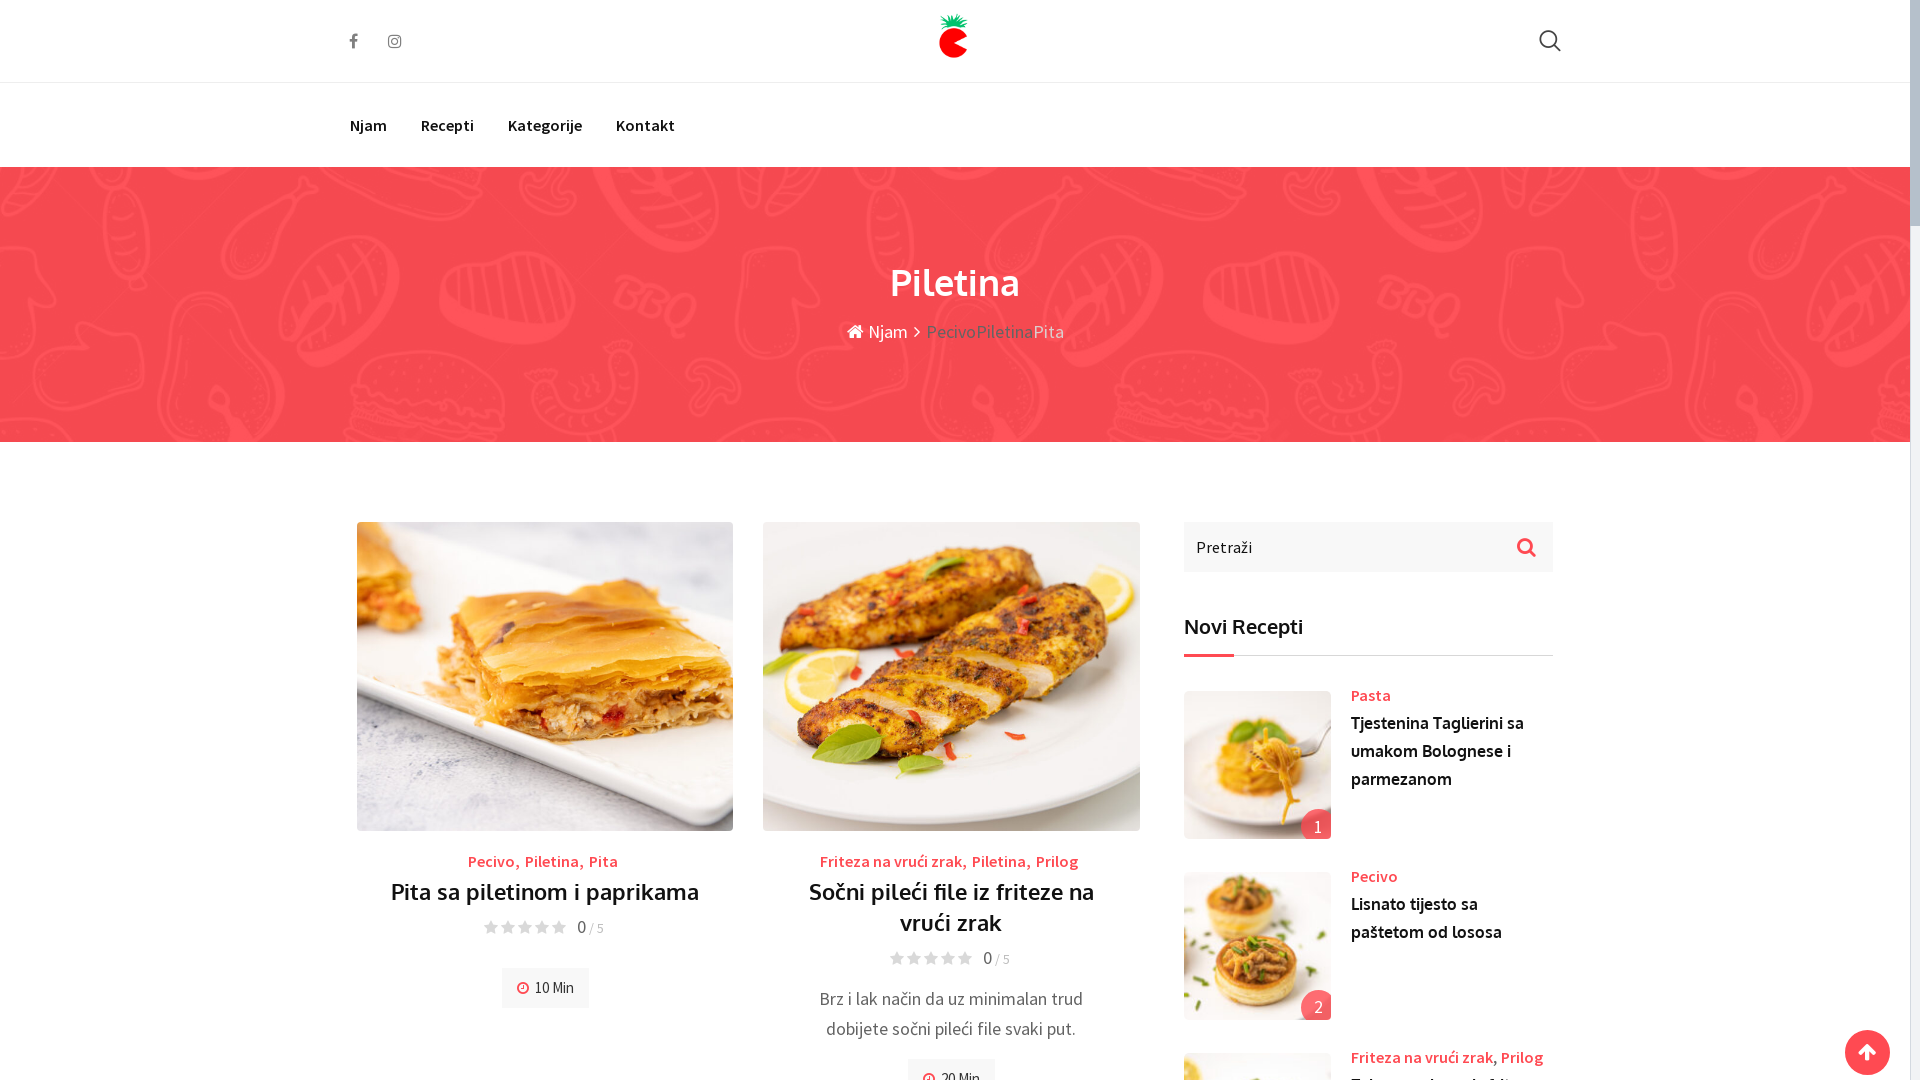  What do you see at coordinates (1549, 40) in the screenshot?
I see `'Pretraga'` at bounding box center [1549, 40].